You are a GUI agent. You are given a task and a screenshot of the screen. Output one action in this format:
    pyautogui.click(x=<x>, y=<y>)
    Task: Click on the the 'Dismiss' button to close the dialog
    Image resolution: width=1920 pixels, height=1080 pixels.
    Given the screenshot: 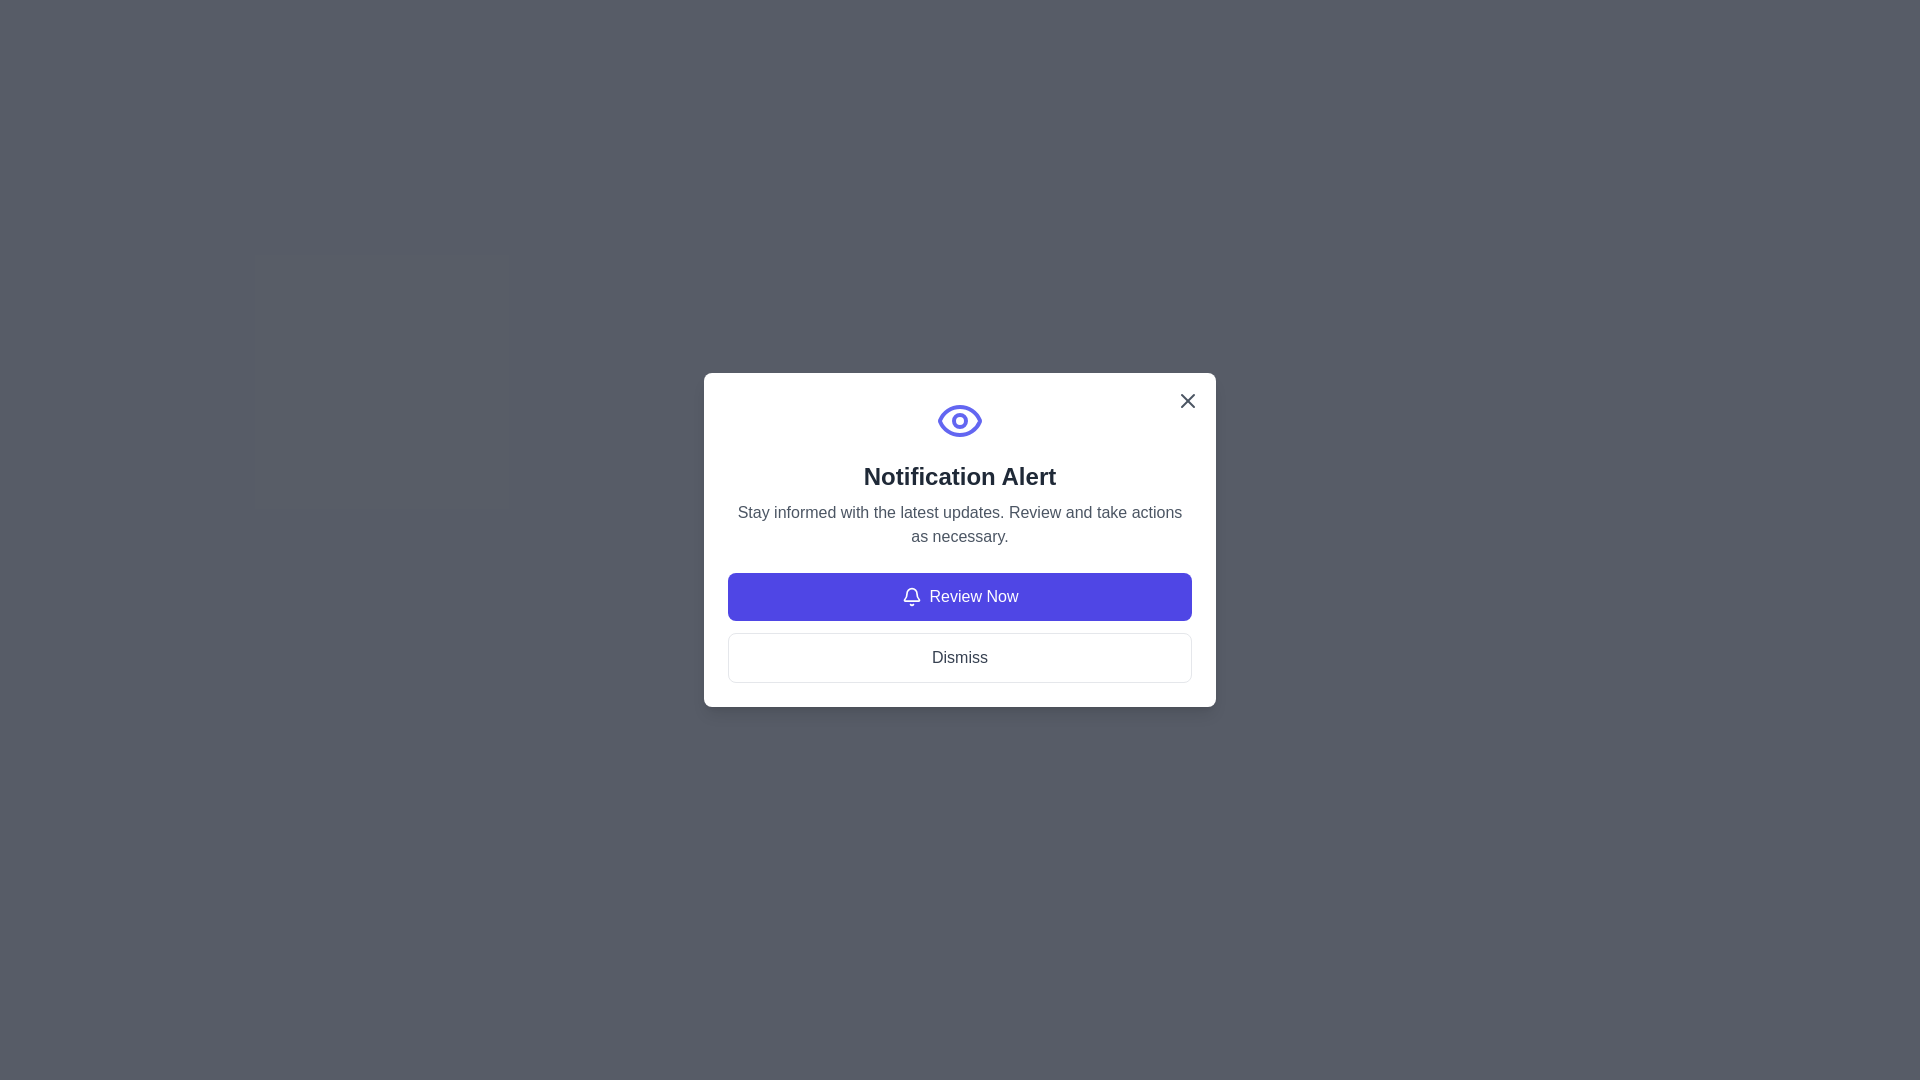 What is the action you would take?
    pyautogui.click(x=960, y=658)
    